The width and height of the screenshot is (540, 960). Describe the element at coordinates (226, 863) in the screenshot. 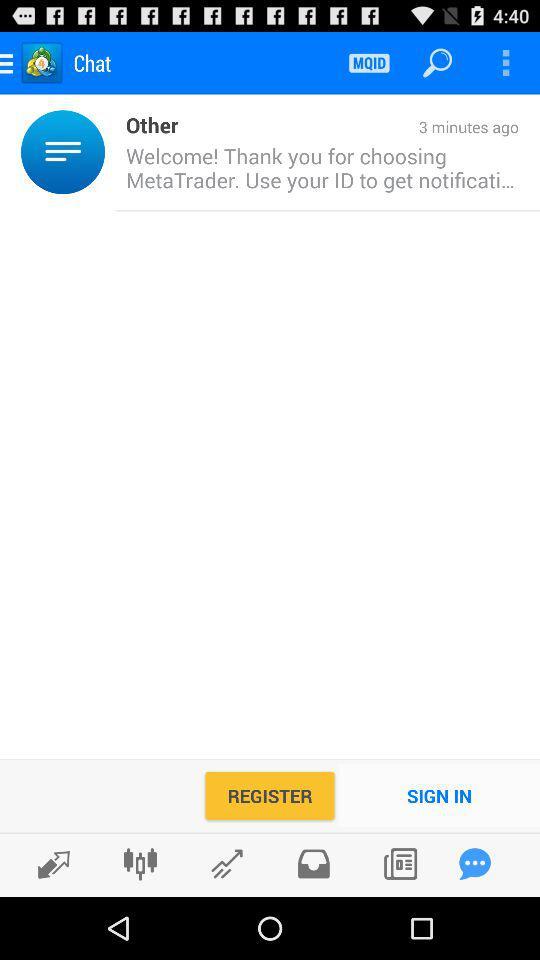

I see `trending posts` at that location.